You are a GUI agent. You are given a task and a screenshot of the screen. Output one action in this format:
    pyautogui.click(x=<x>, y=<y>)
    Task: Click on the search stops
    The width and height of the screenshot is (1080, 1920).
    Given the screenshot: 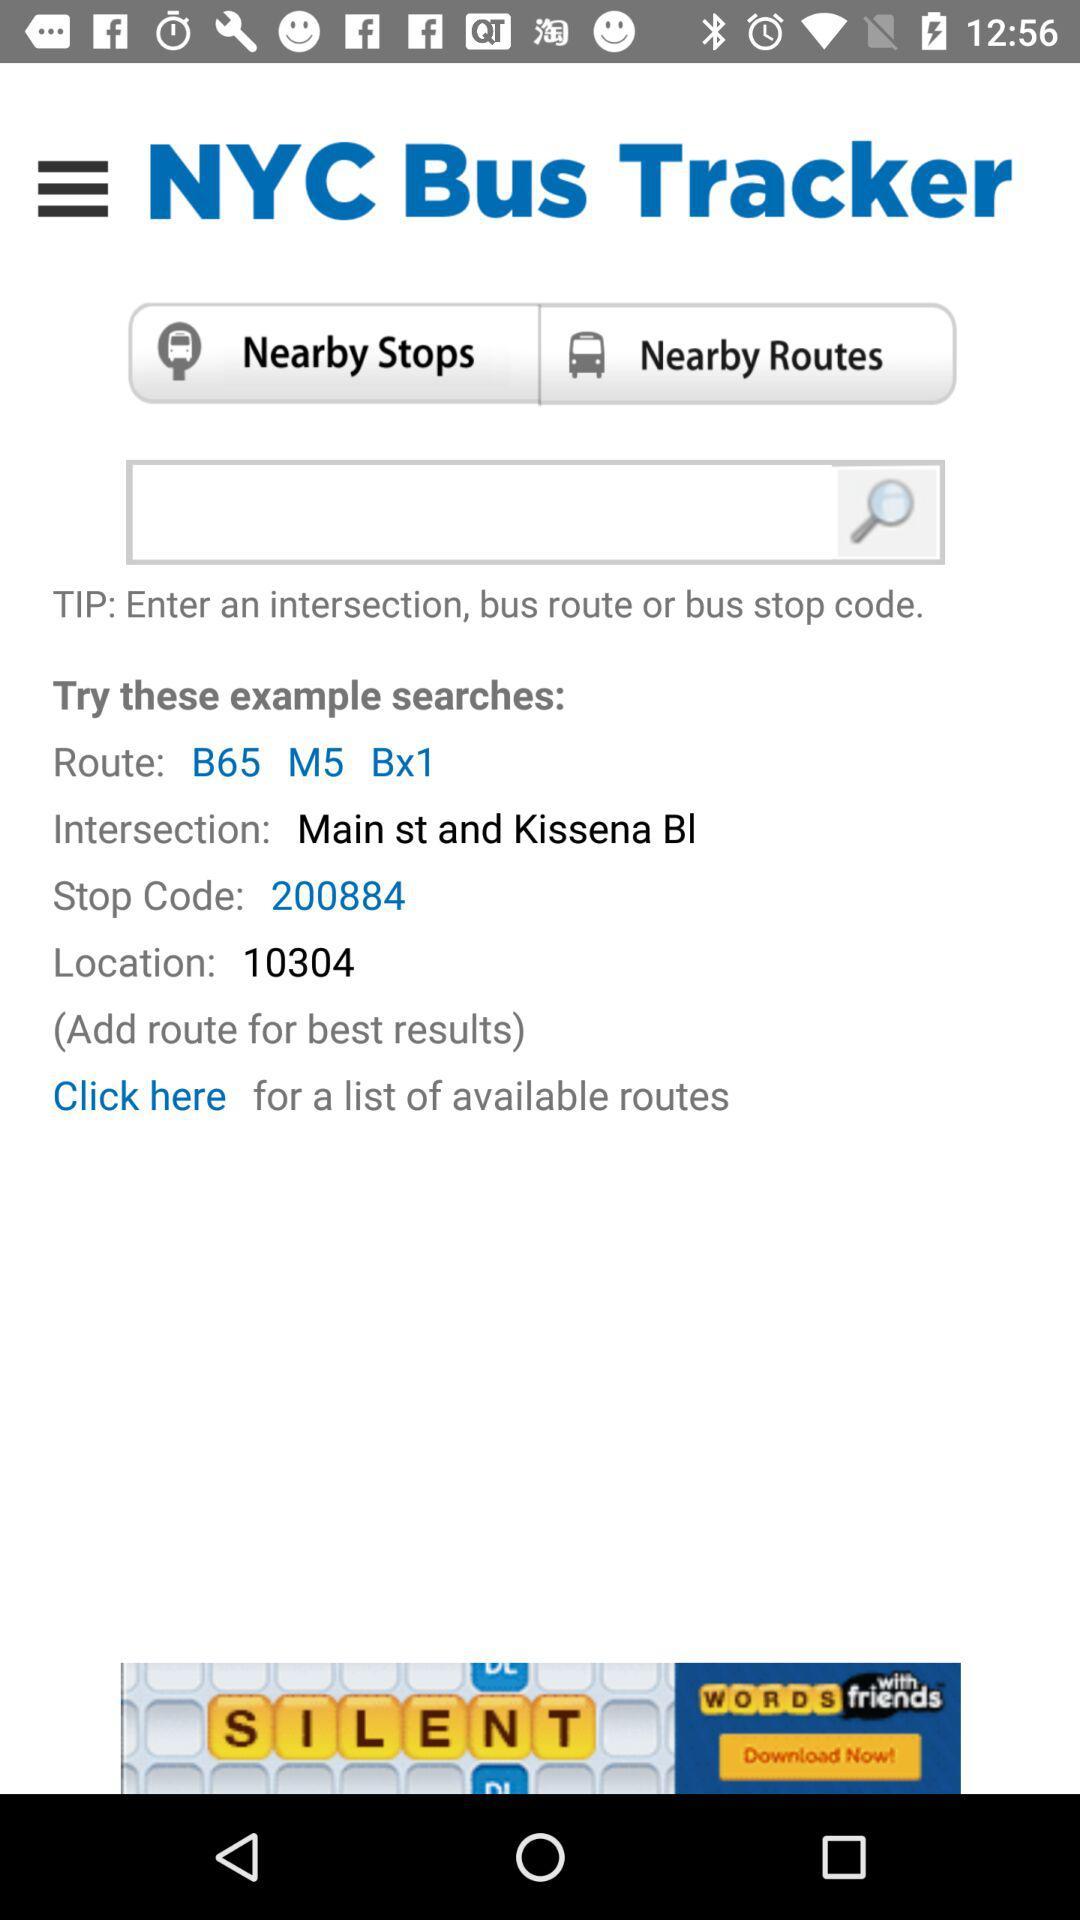 What is the action you would take?
    pyautogui.click(x=324, y=353)
    